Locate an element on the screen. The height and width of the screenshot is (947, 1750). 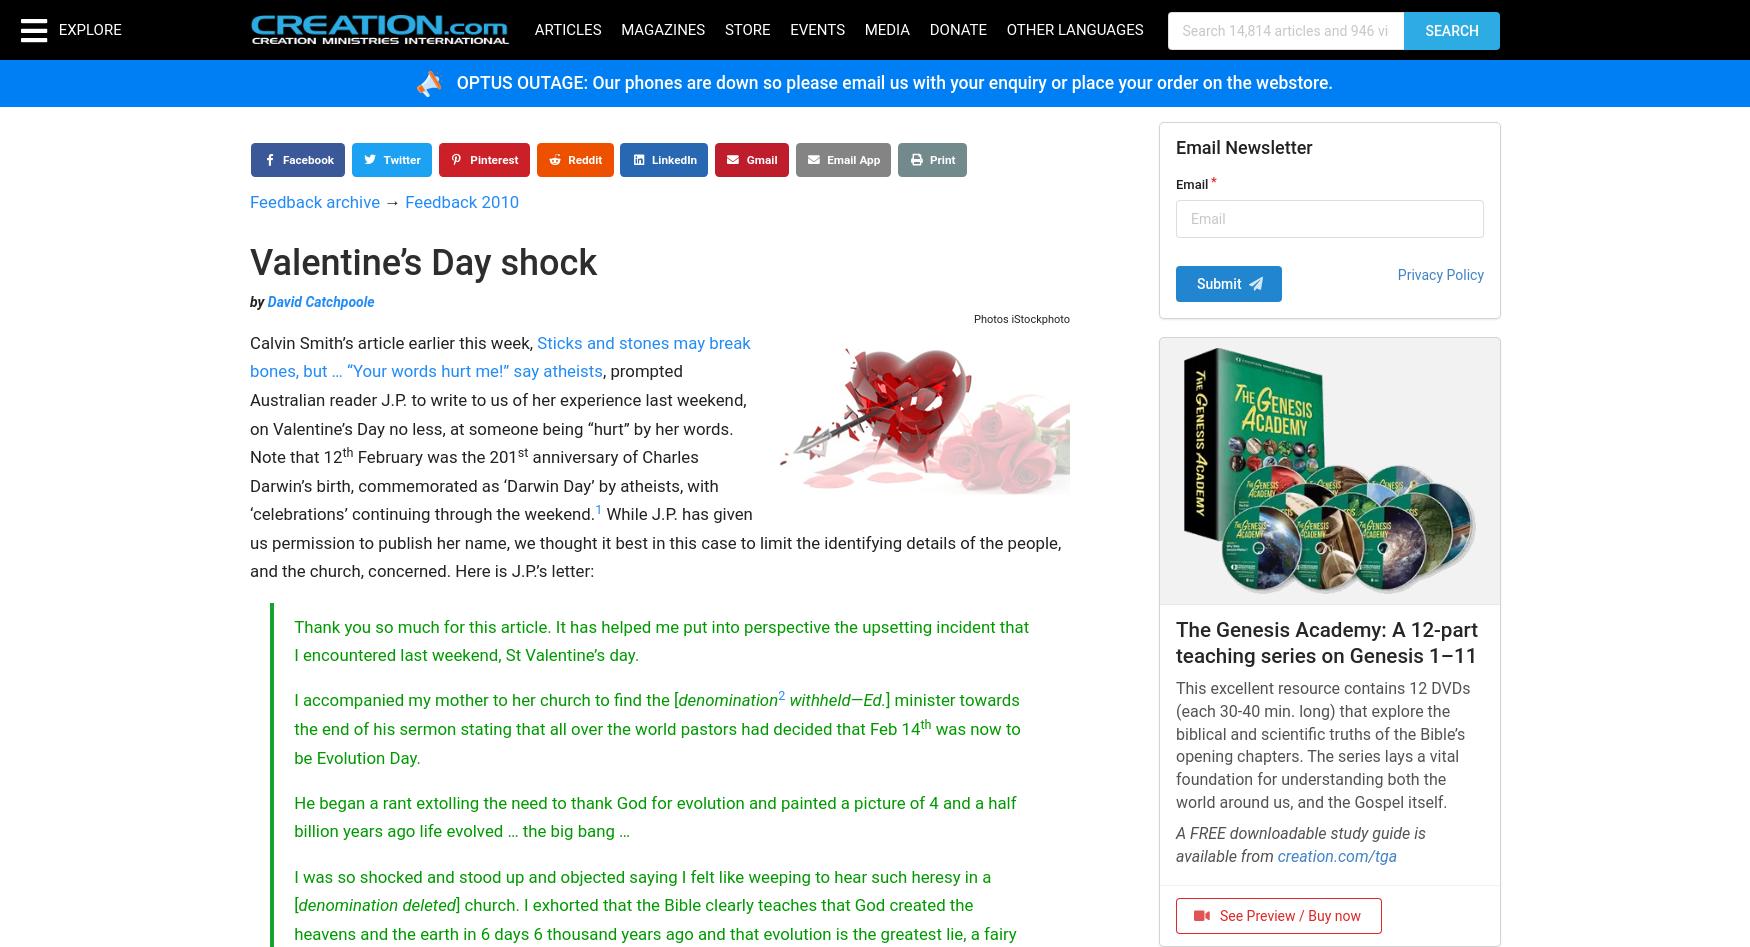
'Facebook' is located at coordinates (305, 158).